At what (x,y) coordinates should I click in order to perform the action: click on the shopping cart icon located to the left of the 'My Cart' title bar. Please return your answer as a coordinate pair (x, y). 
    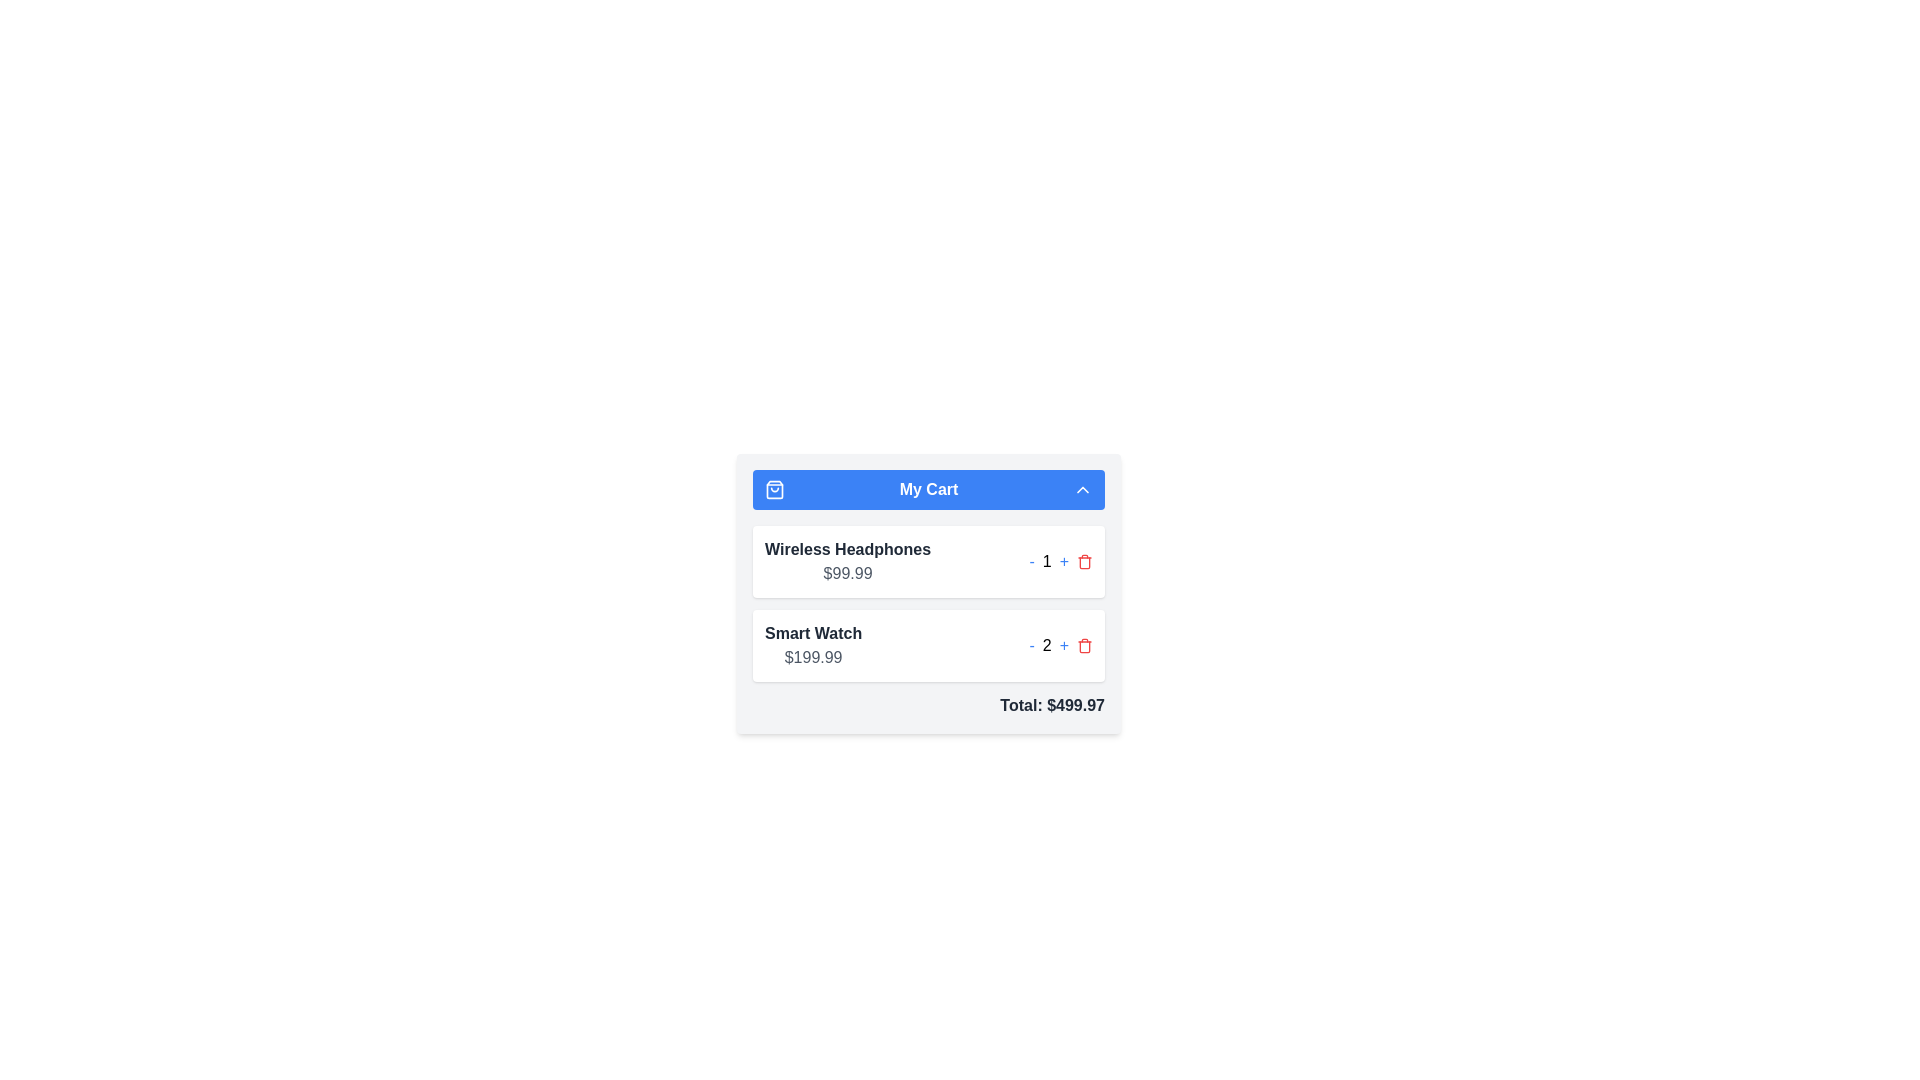
    Looking at the image, I should click on (773, 489).